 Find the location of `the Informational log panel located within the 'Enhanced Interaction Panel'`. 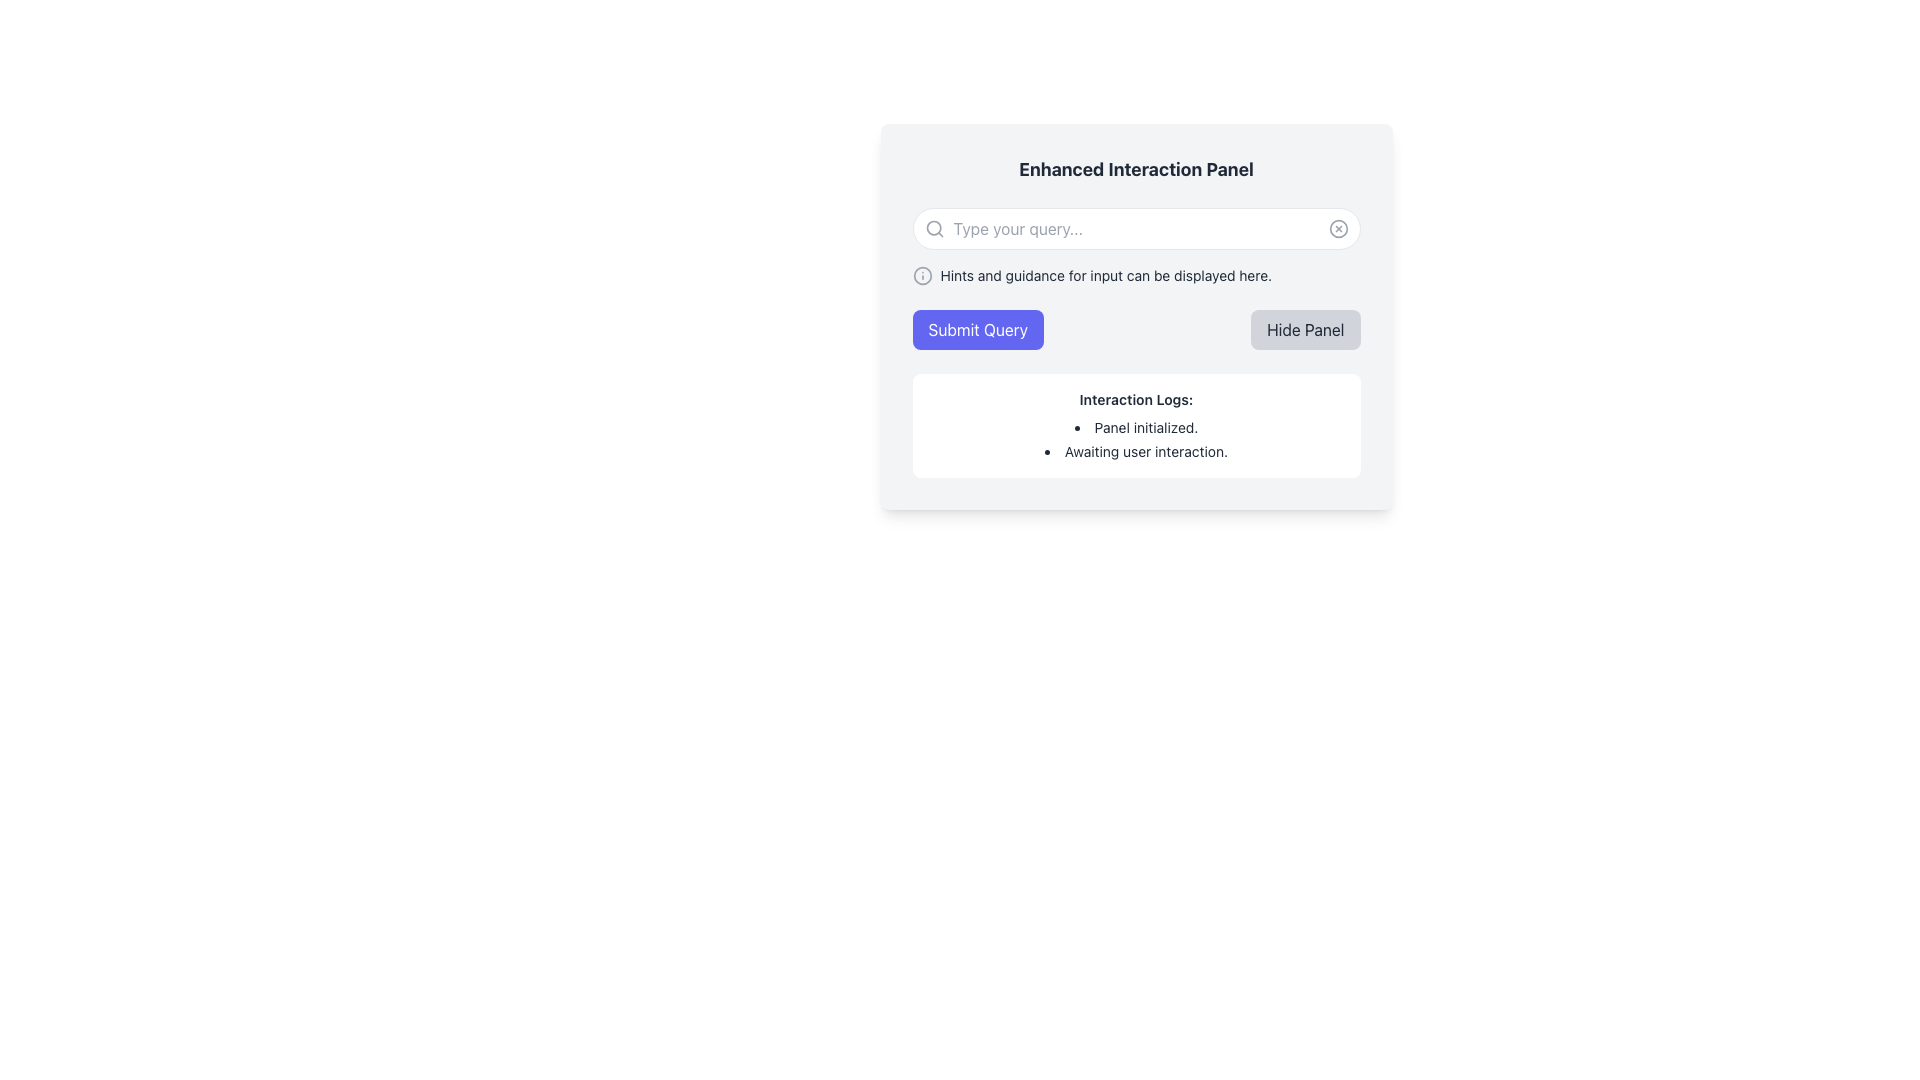

the Informational log panel located within the 'Enhanced Interaction Panel' is located at coordinates (1136, 424).